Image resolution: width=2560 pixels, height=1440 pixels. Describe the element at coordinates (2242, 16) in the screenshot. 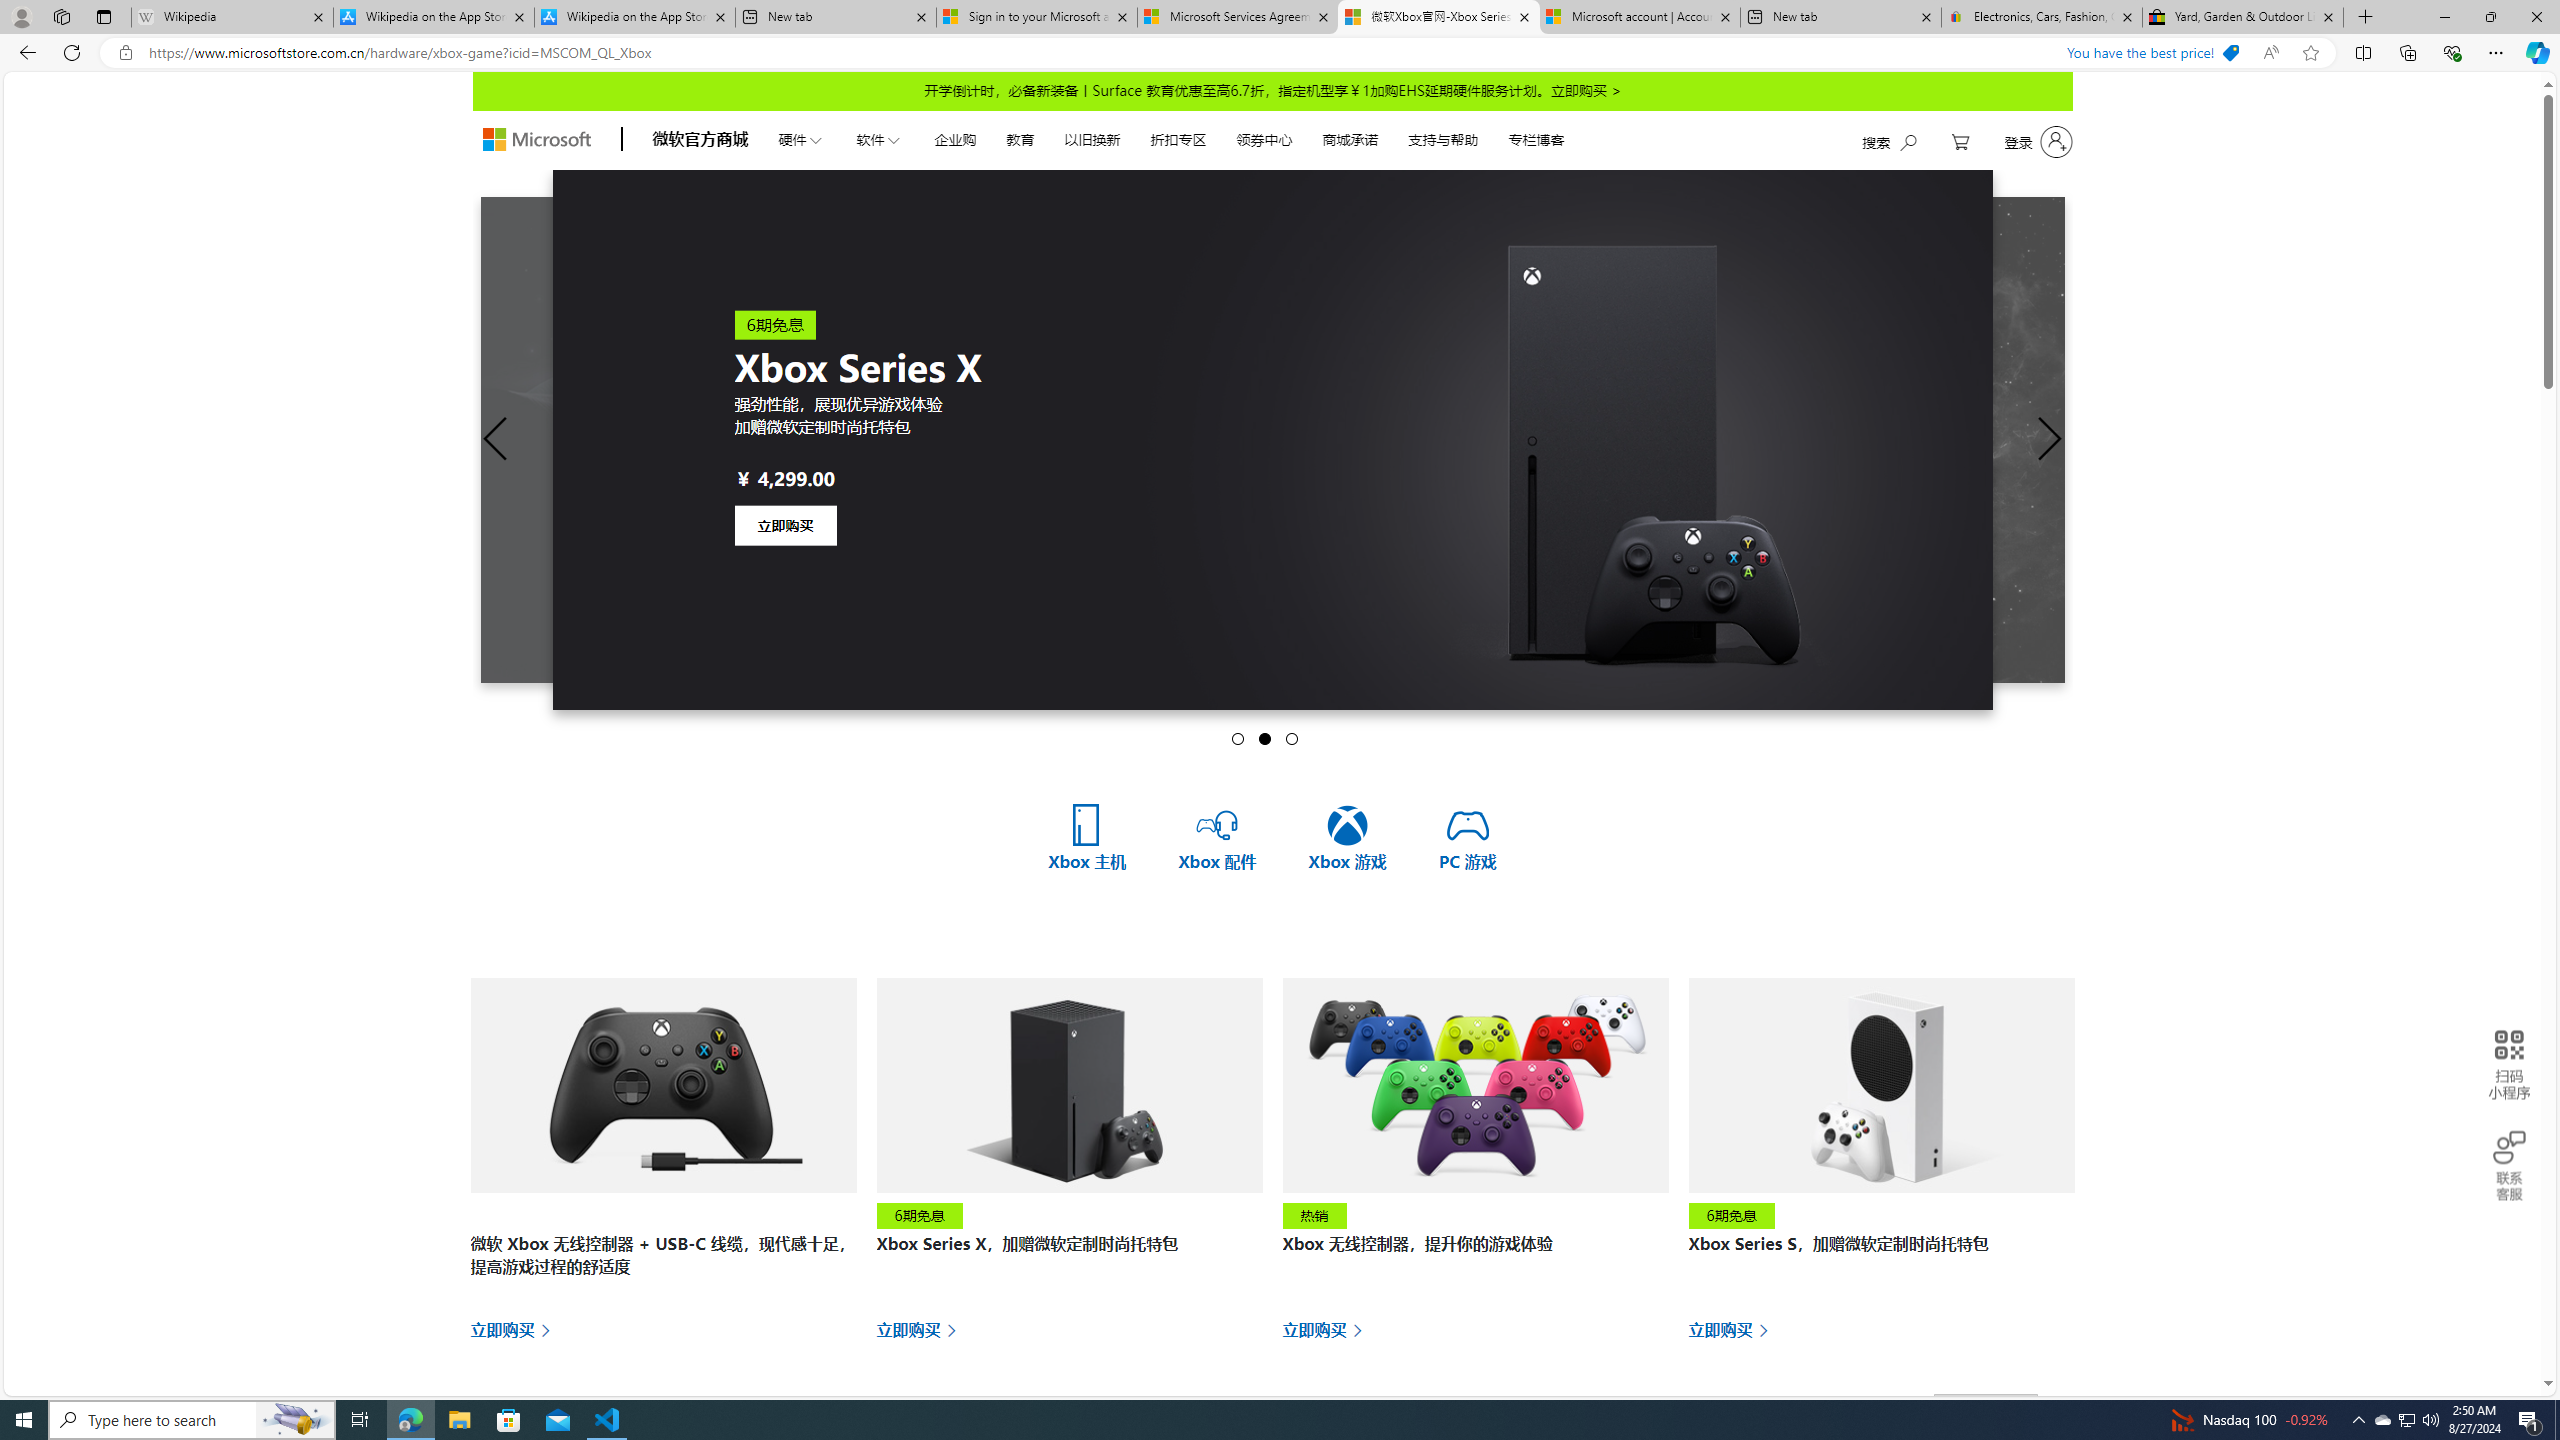

I see `'Yard, Garden & Outdoor Living'` at that location.